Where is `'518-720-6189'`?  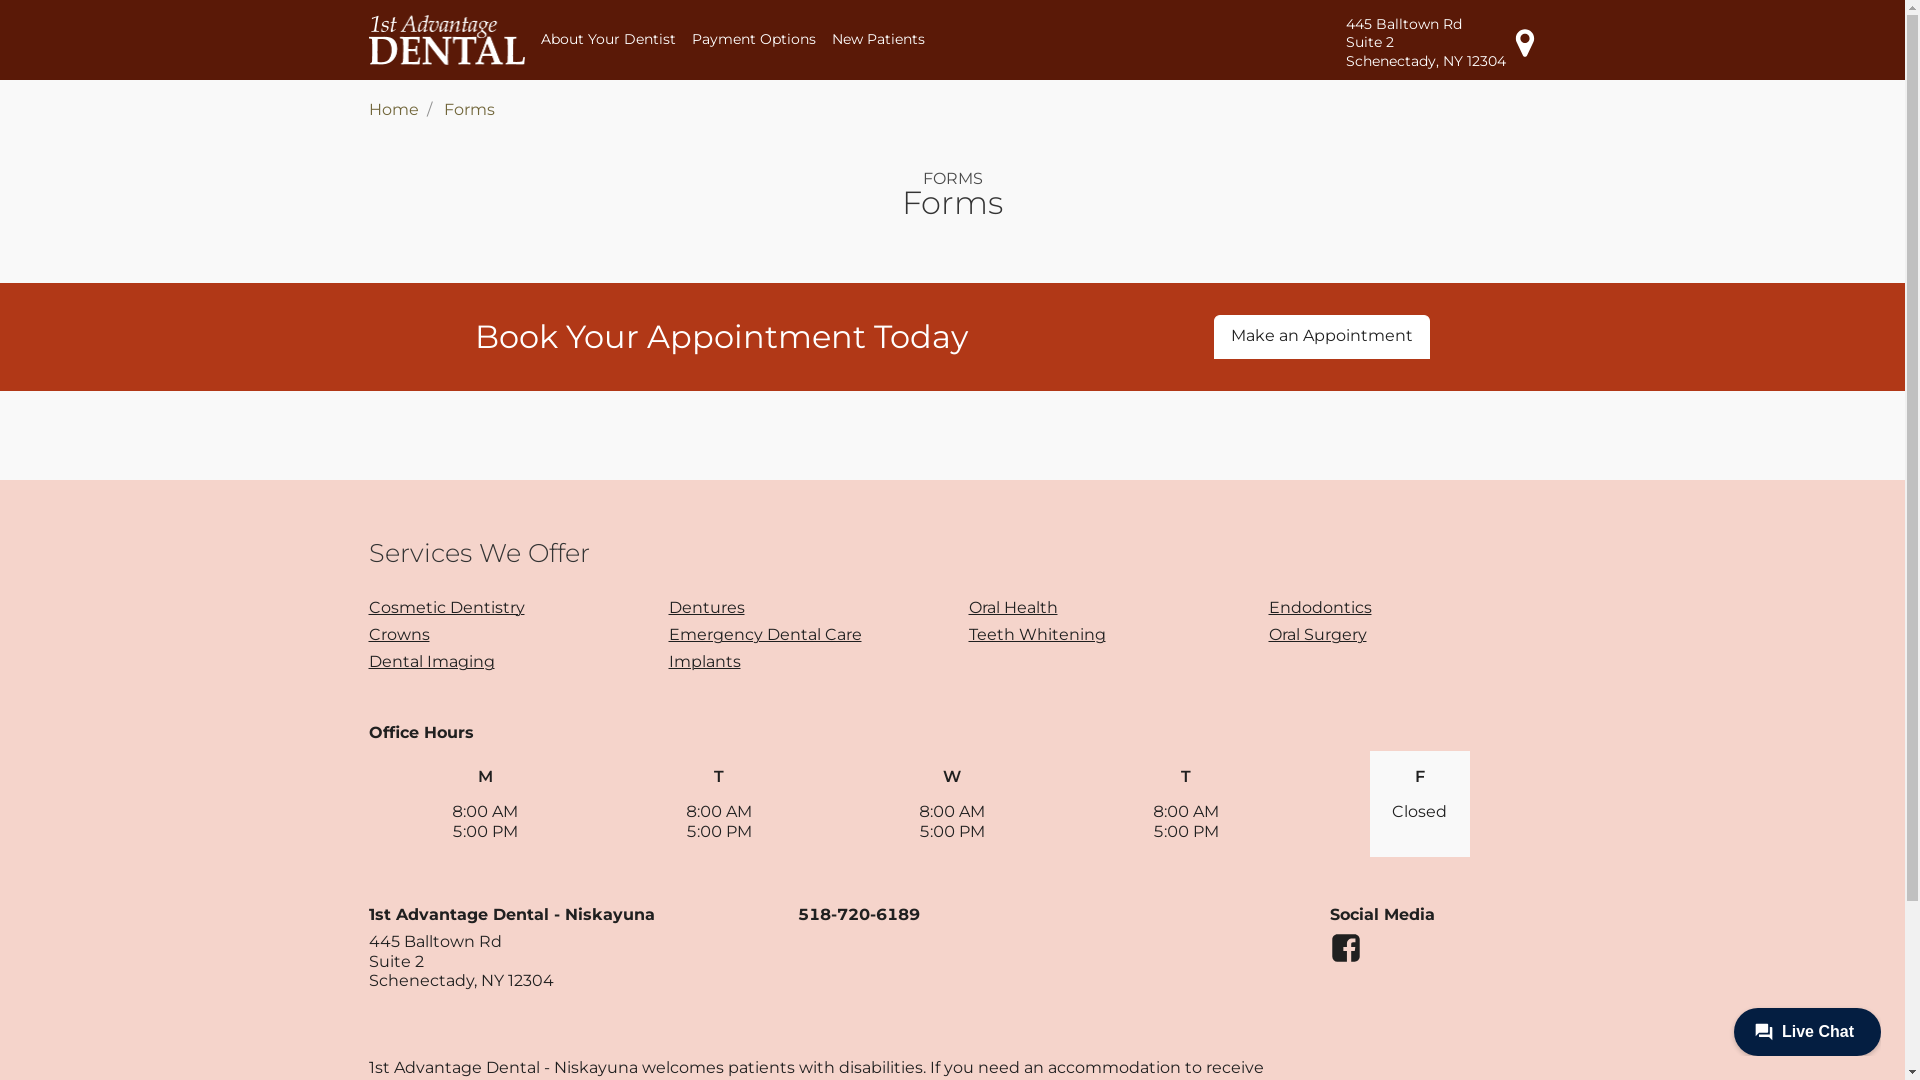 '518-720-6189' is located at coordinates (859, 914).